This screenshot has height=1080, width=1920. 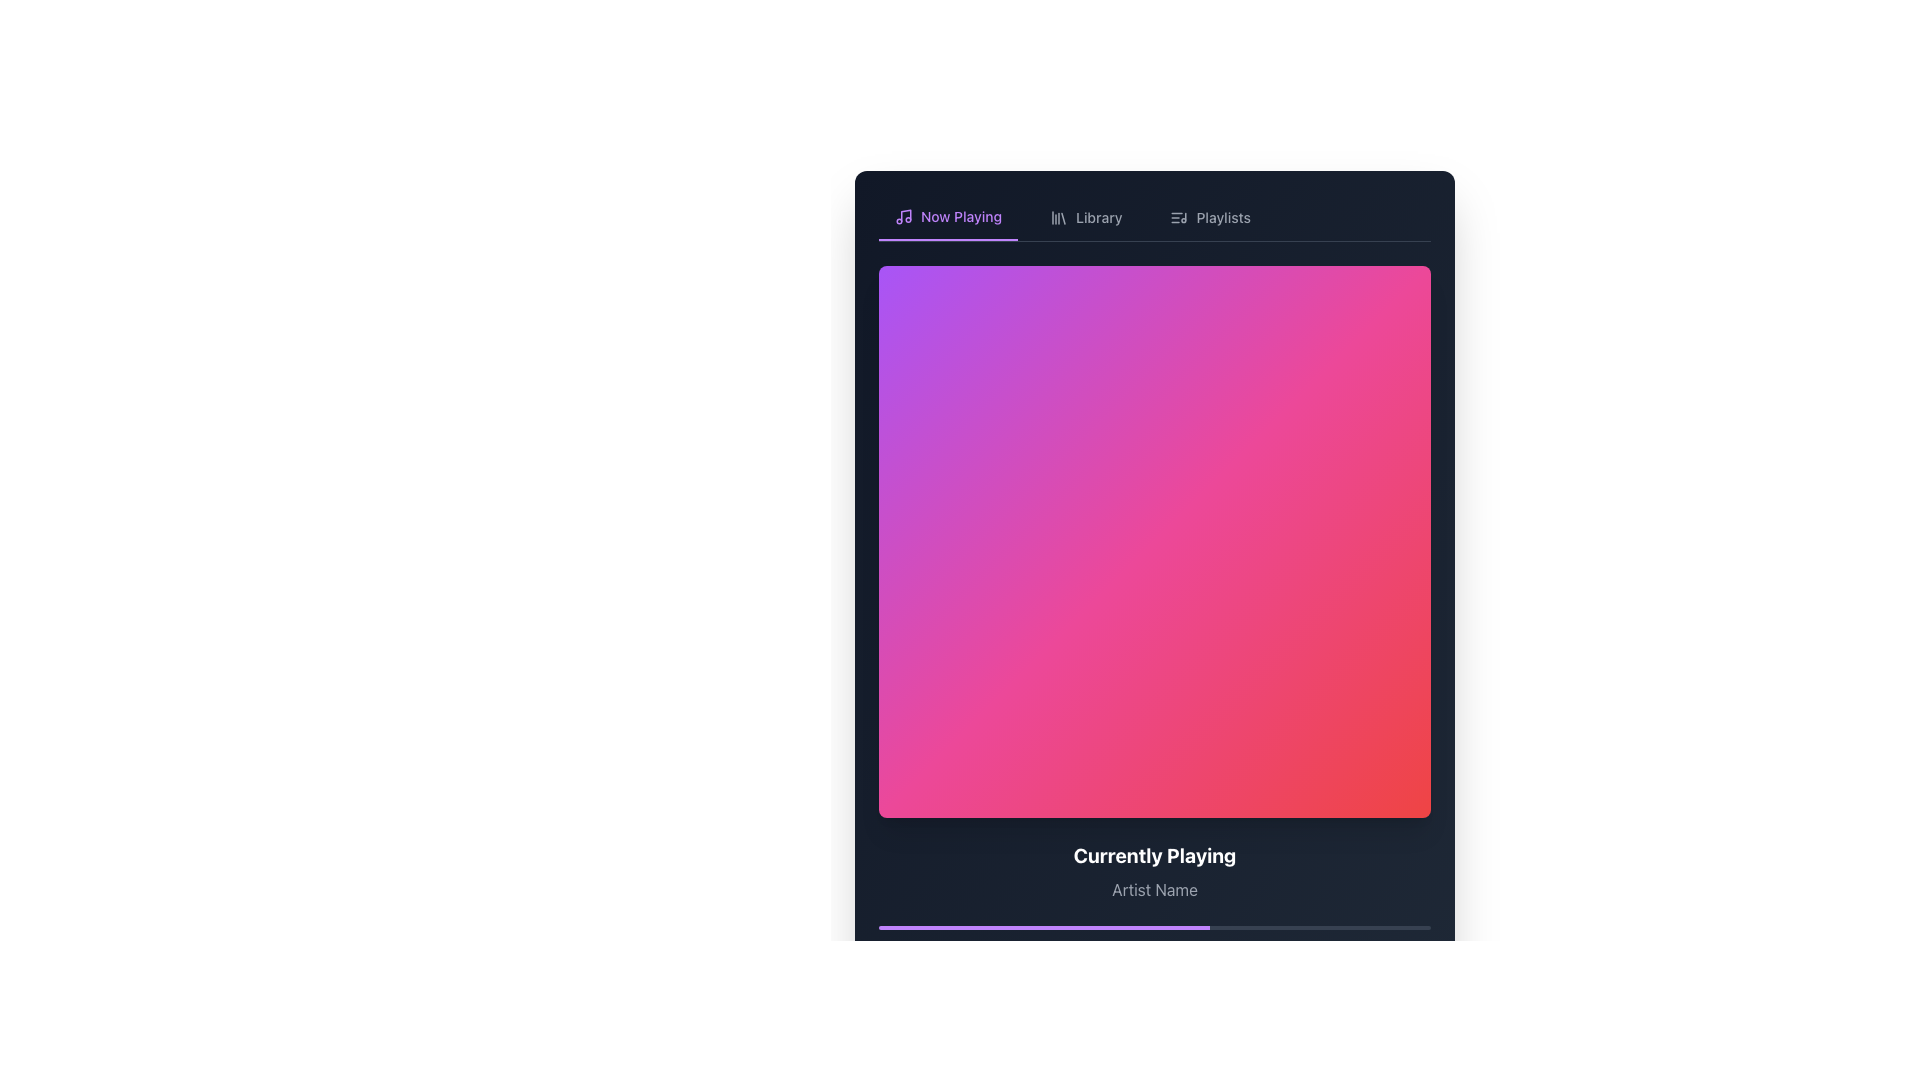 What do you see at coordinates (1208, 218) in the screenshot?
I see `the 'Playlists' text-label menu item with an icon, which is the third item` at bounding box center [1208, 218].